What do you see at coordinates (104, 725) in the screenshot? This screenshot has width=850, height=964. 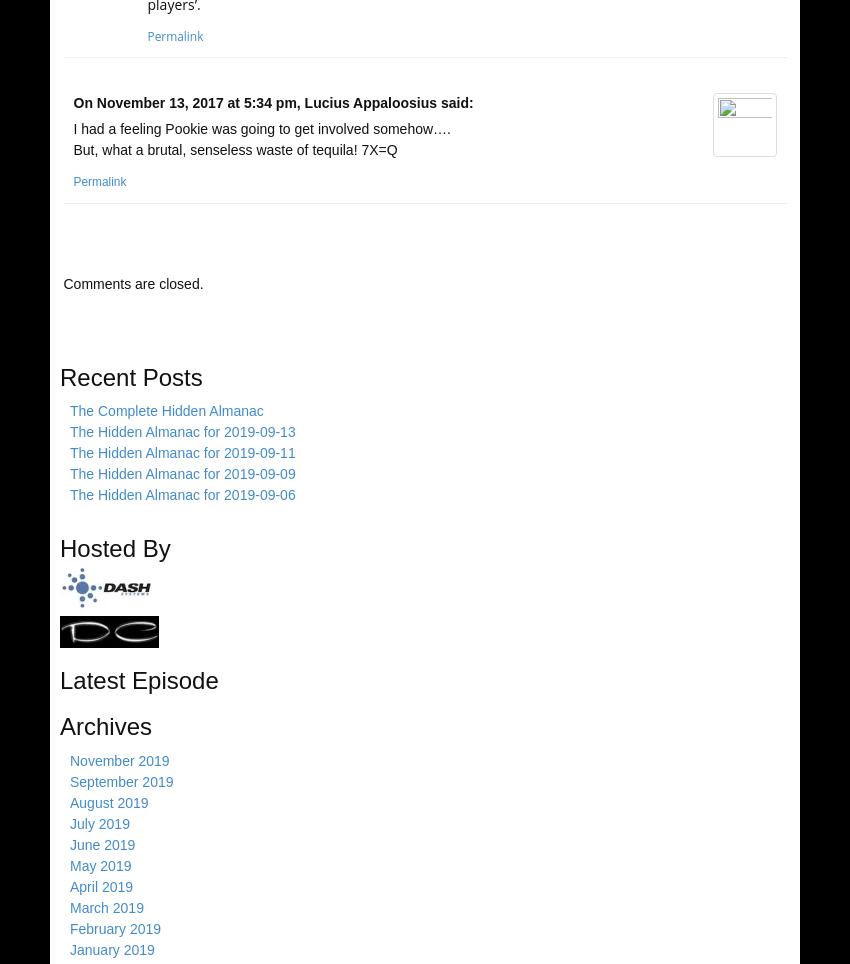 I see `'Archives'` at bounding box center [104, 725].